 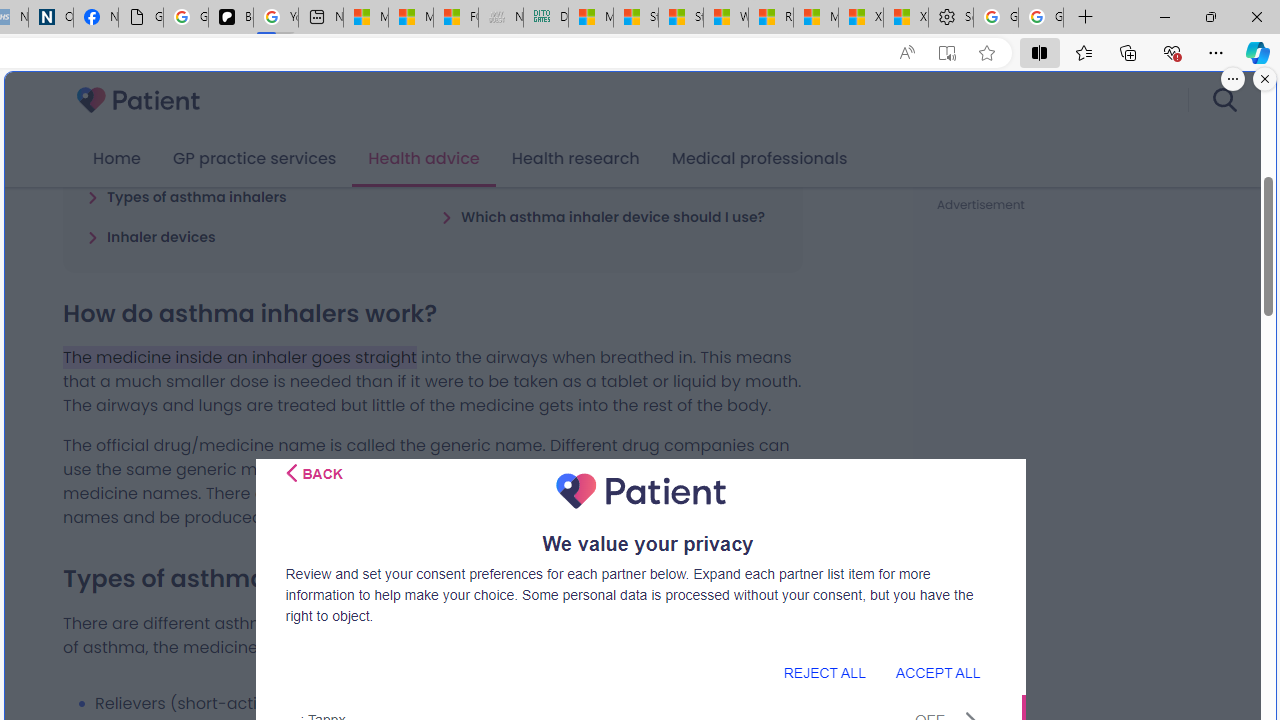 What do you see at coordinates (116, 158) in the screenshot?
I see `'Home'` at bounding box center [116, 158].